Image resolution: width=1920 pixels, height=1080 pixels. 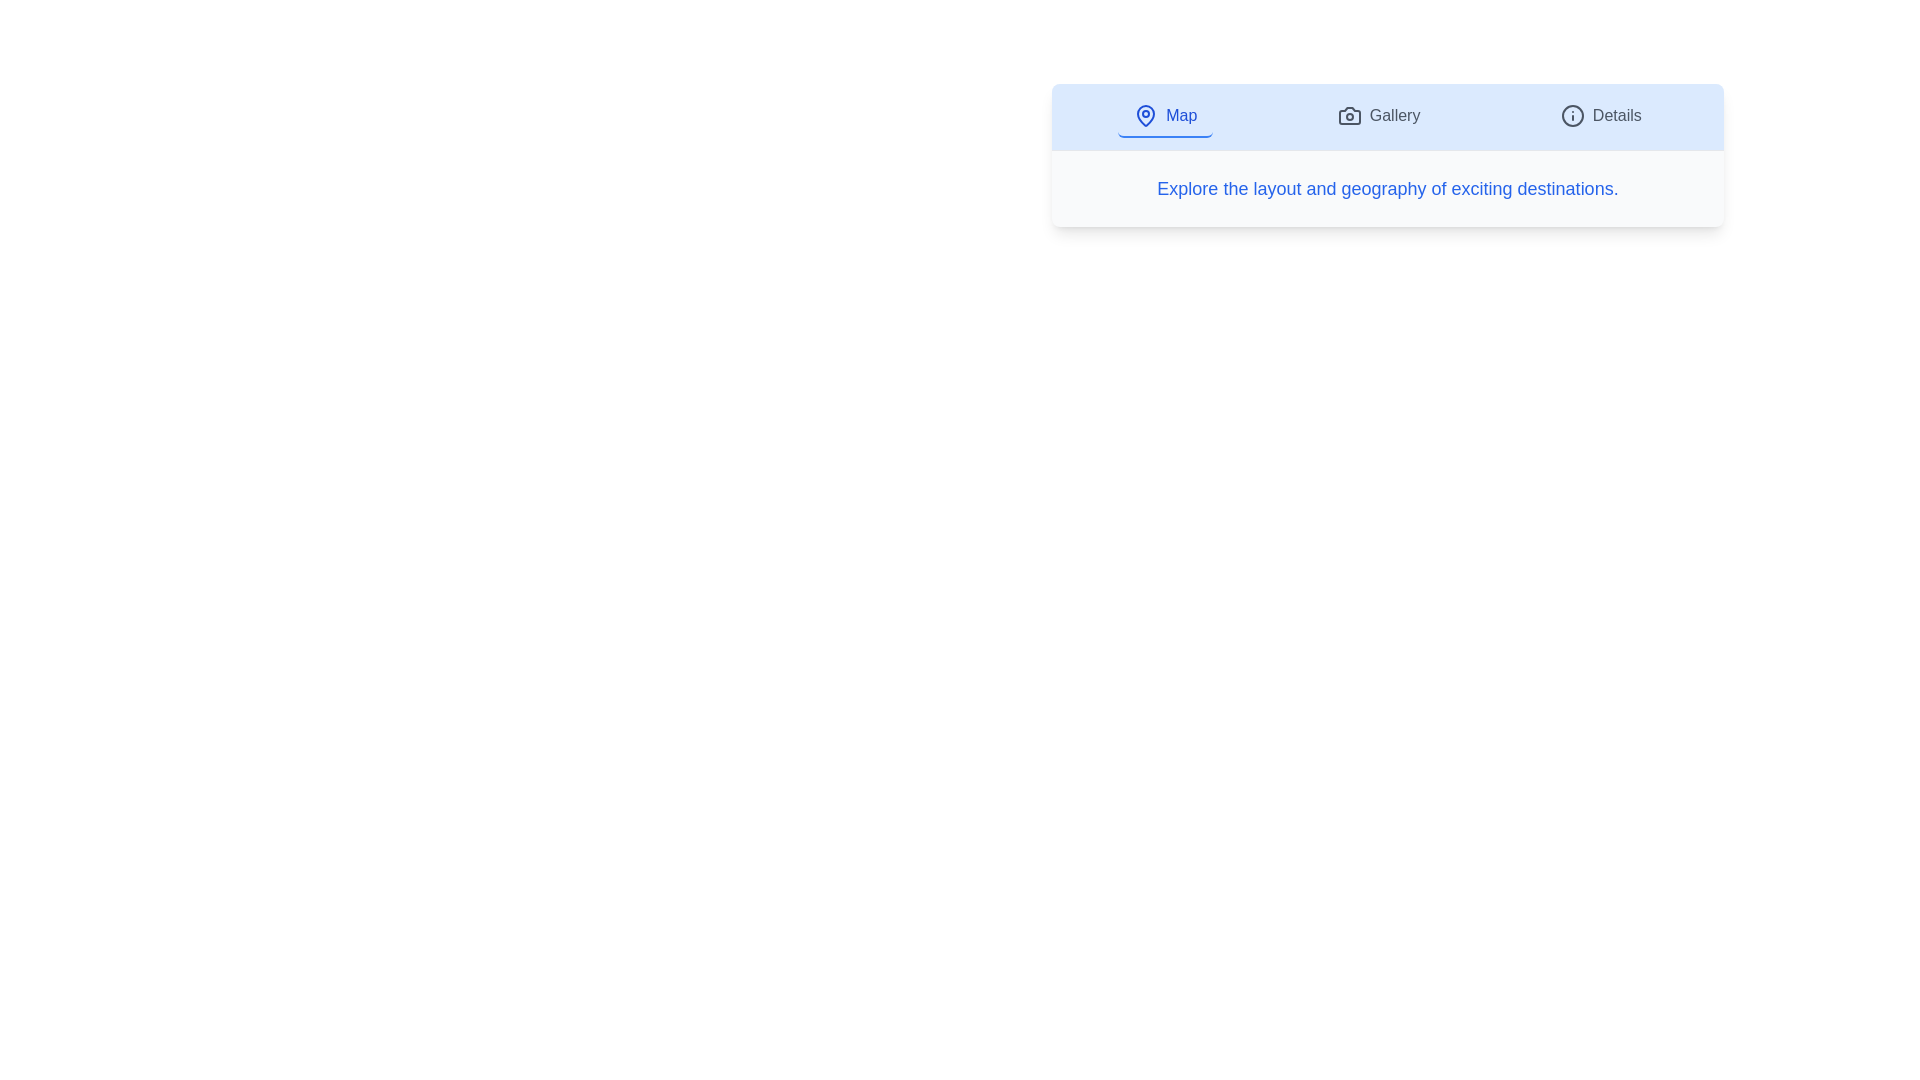 I want to click on the icon of the Details tab, so click(x=1571, y=115).